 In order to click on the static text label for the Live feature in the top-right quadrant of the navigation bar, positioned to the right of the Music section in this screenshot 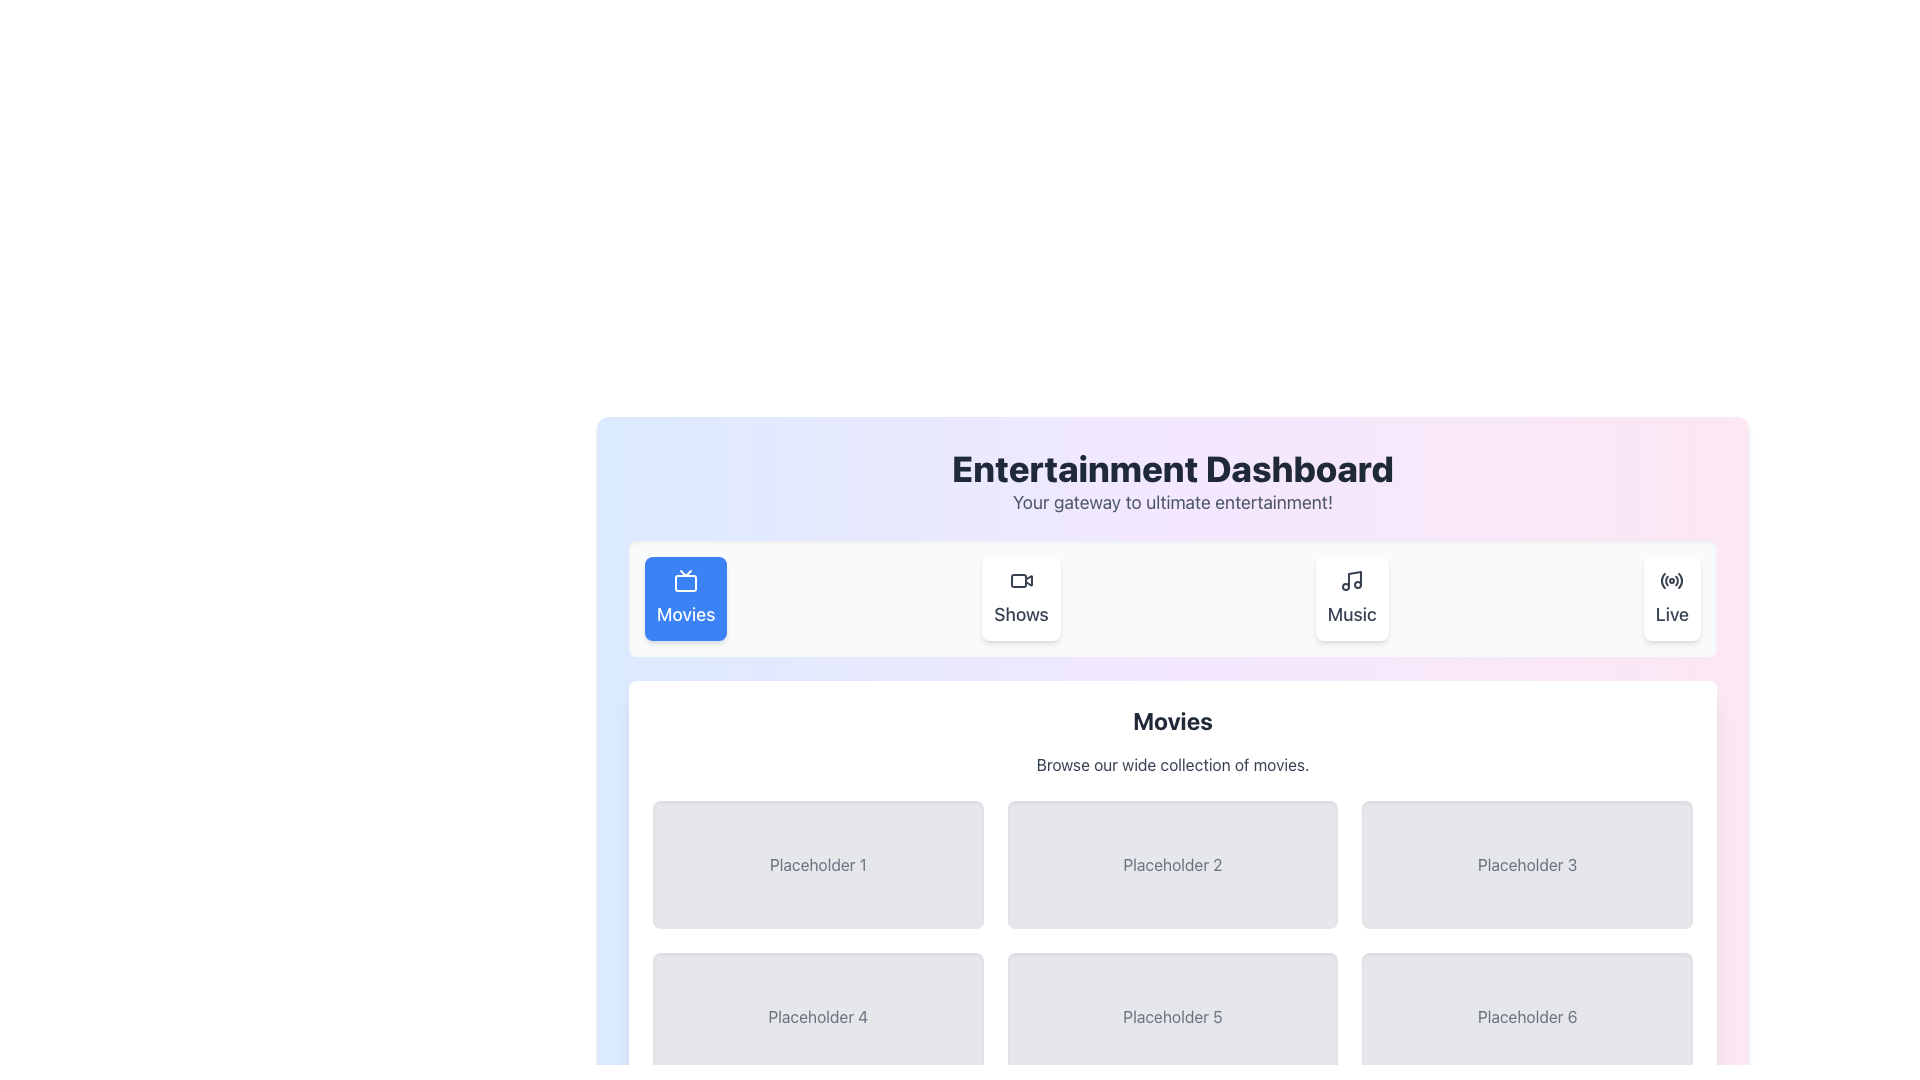, I will do `click(1672, 613)`.